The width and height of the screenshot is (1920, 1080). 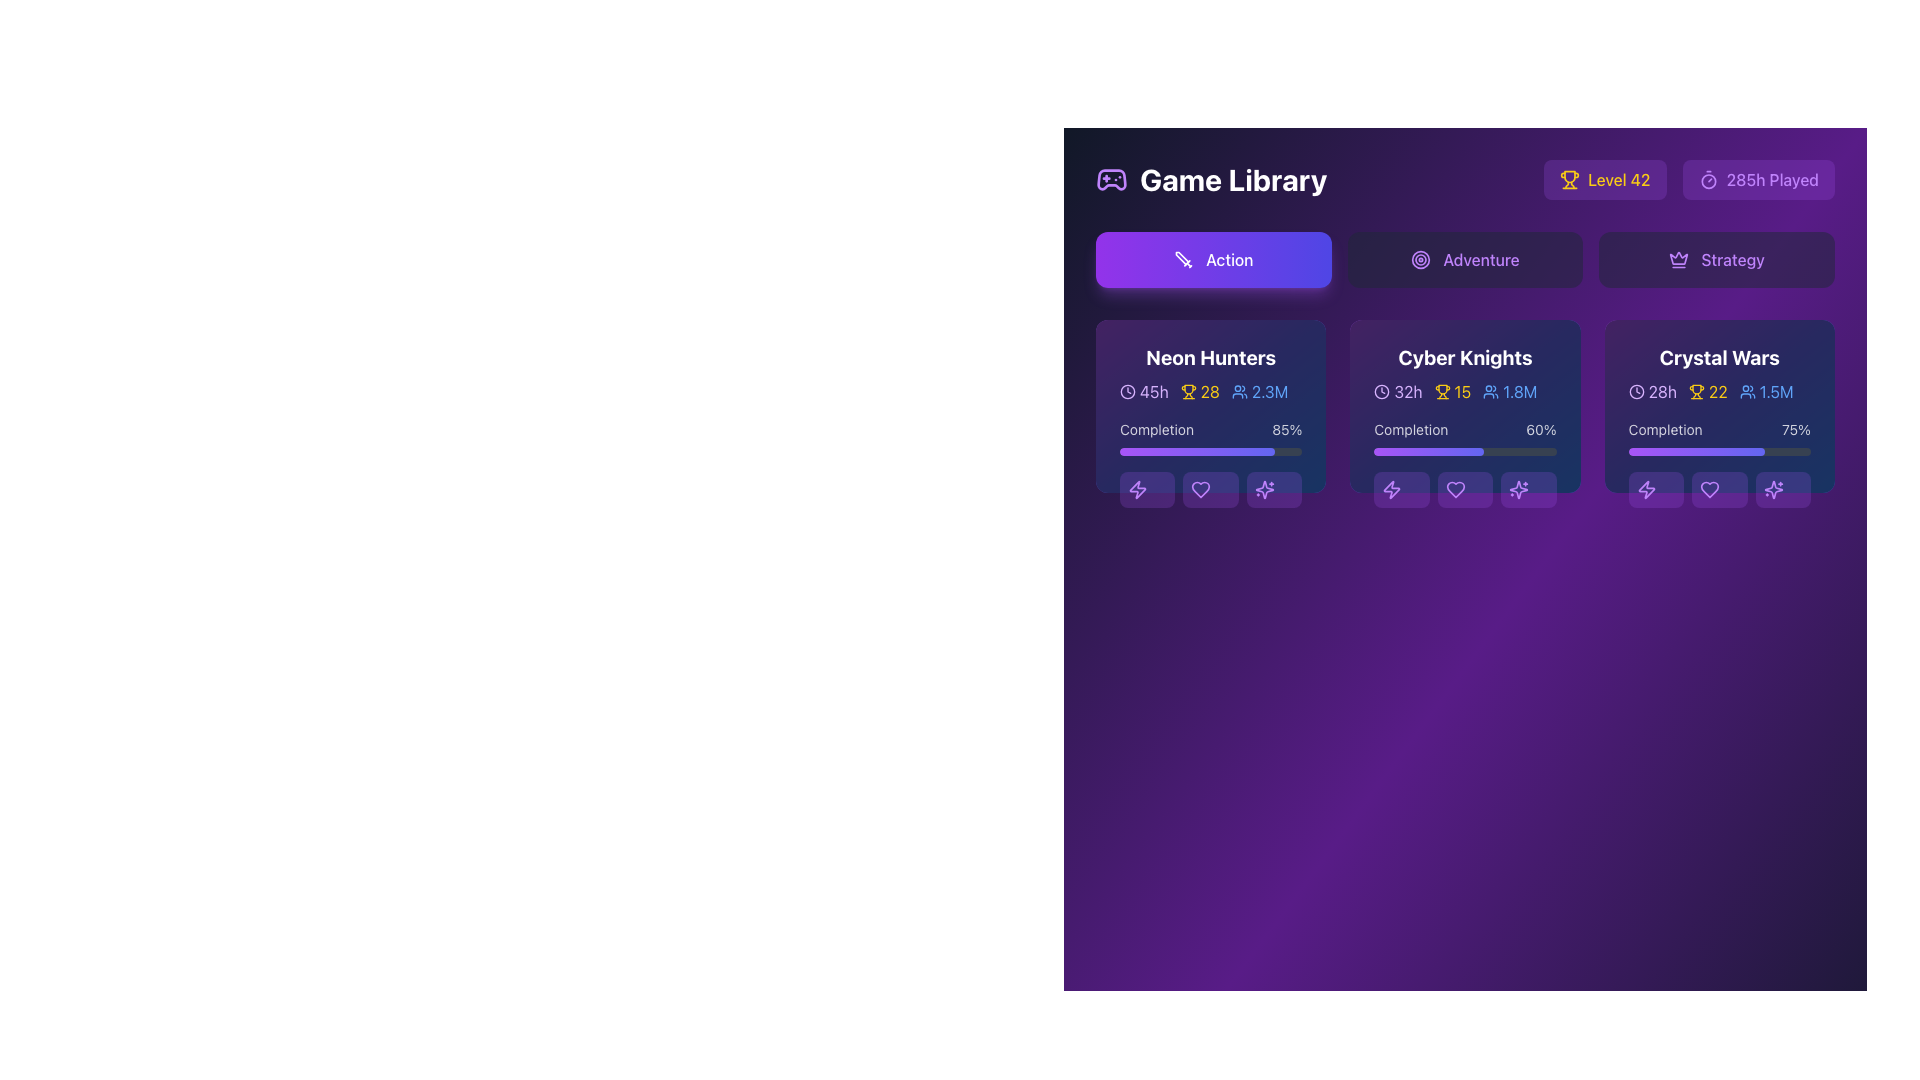 What do you see at coordinates (1718, 357) in the screenshot?
I see `the title text label for the game 'Crystal Wars', located at the top center of the game's card in the 'Game Library' section` at bounding box center [1718, 357].